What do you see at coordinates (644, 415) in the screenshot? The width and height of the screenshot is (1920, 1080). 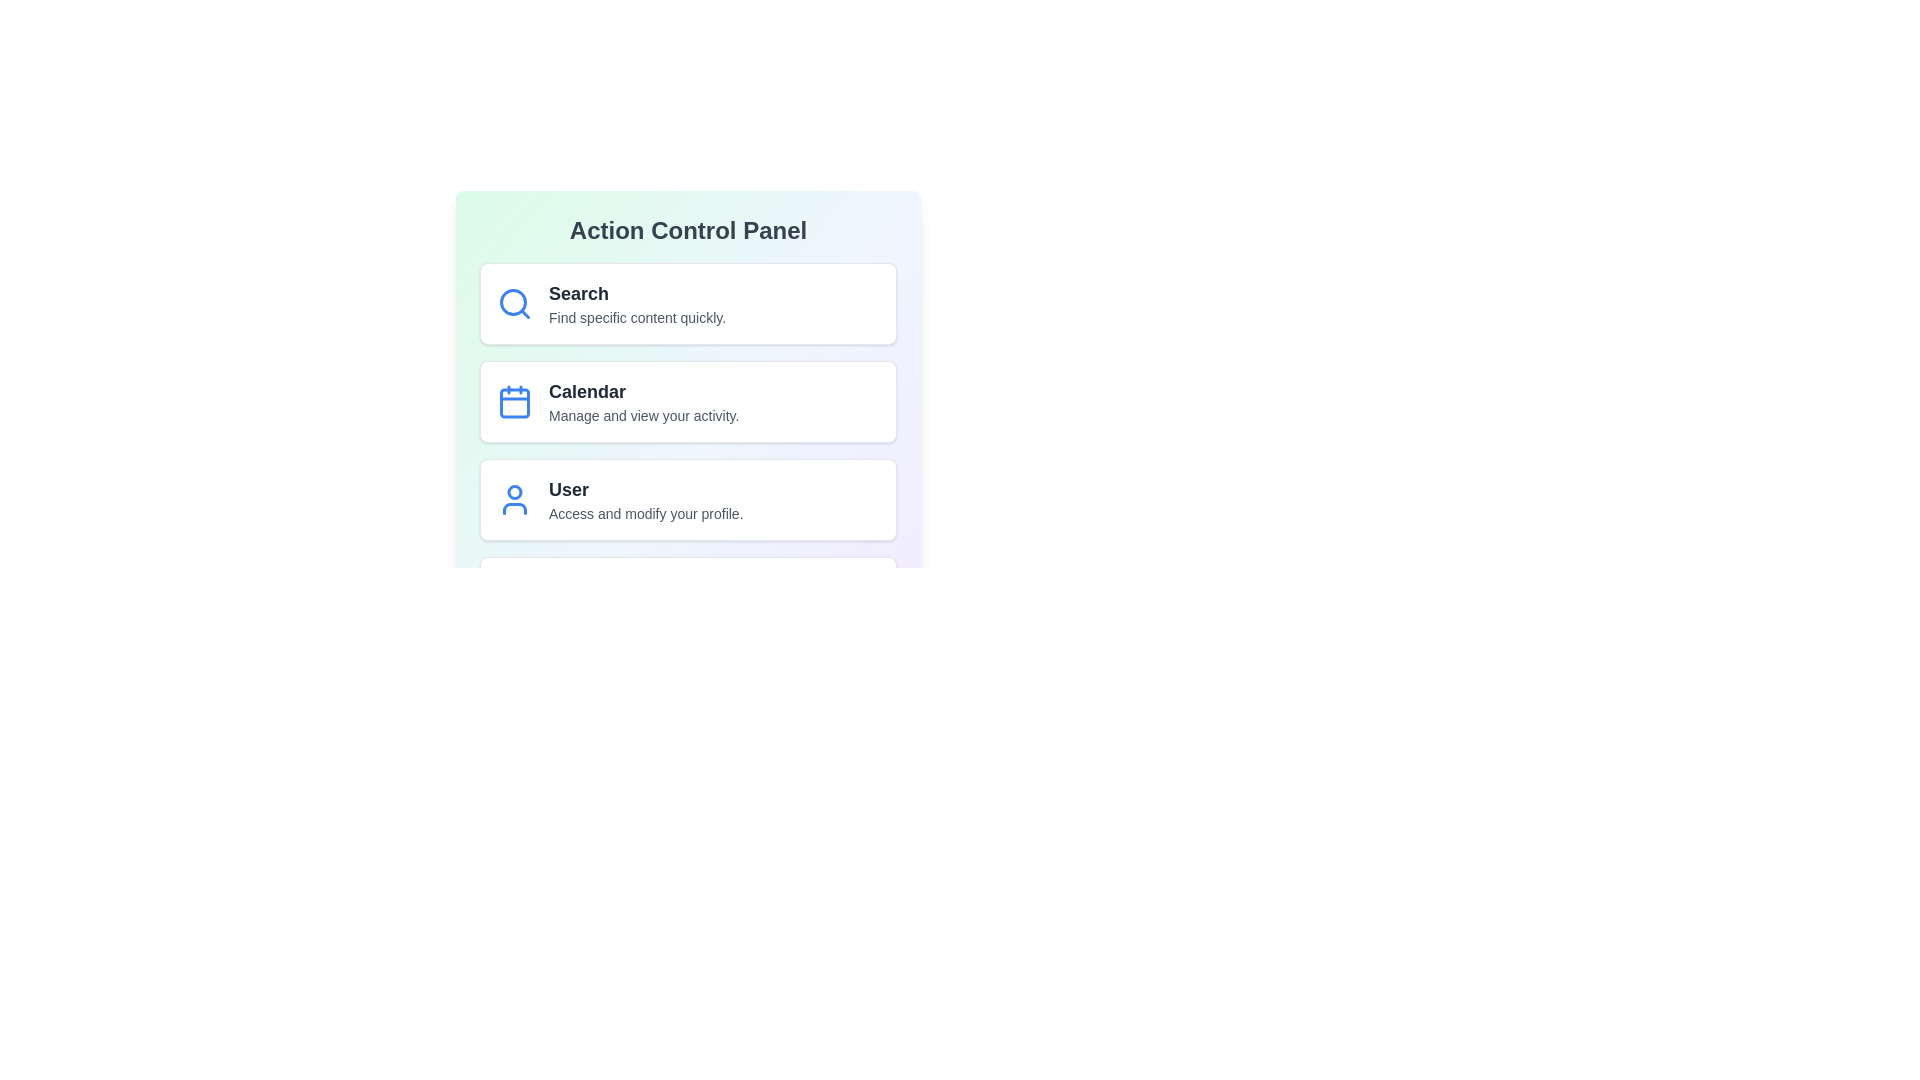 I see `the descriptive label positioned below the 'Calendar' title and icon, which provides additional context for the associated primary action` at bounding box center [644, 415].